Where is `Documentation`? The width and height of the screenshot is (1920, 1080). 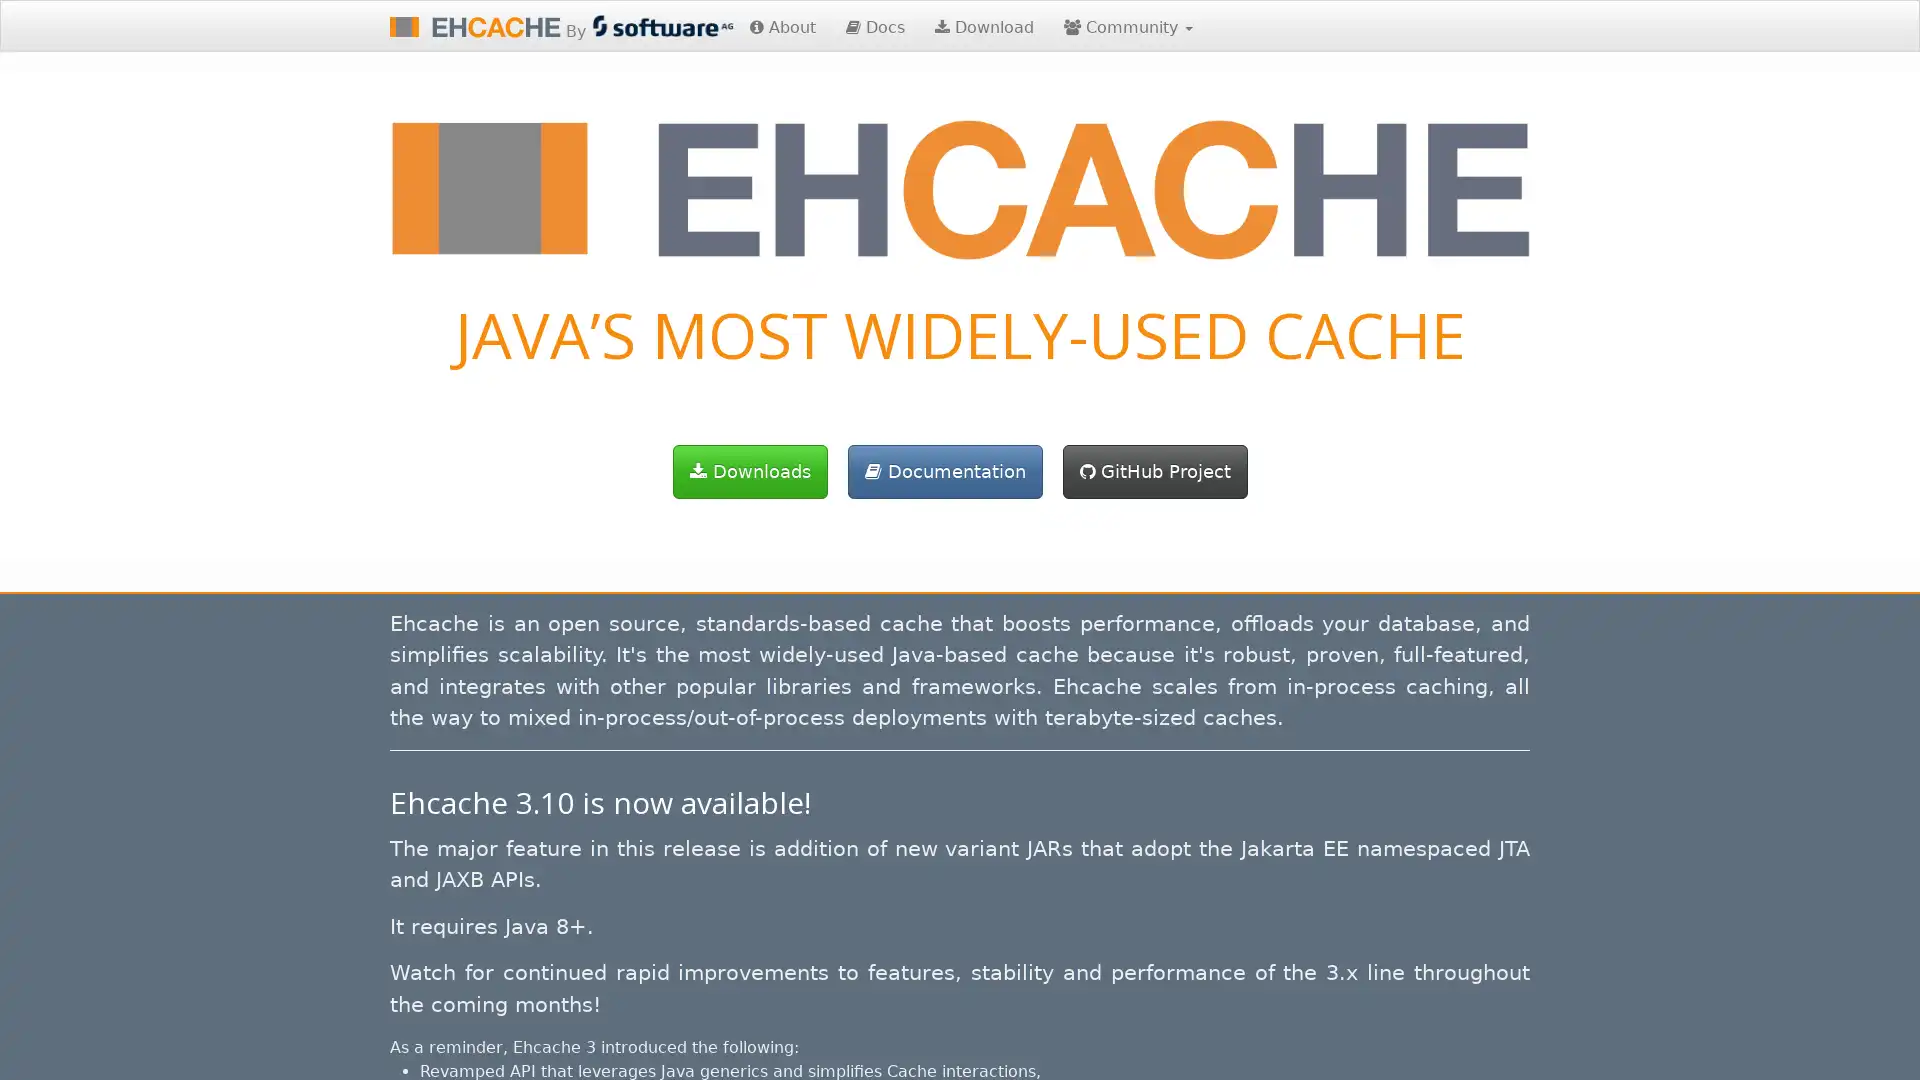
Documentation is located at coordinates (943, 470).